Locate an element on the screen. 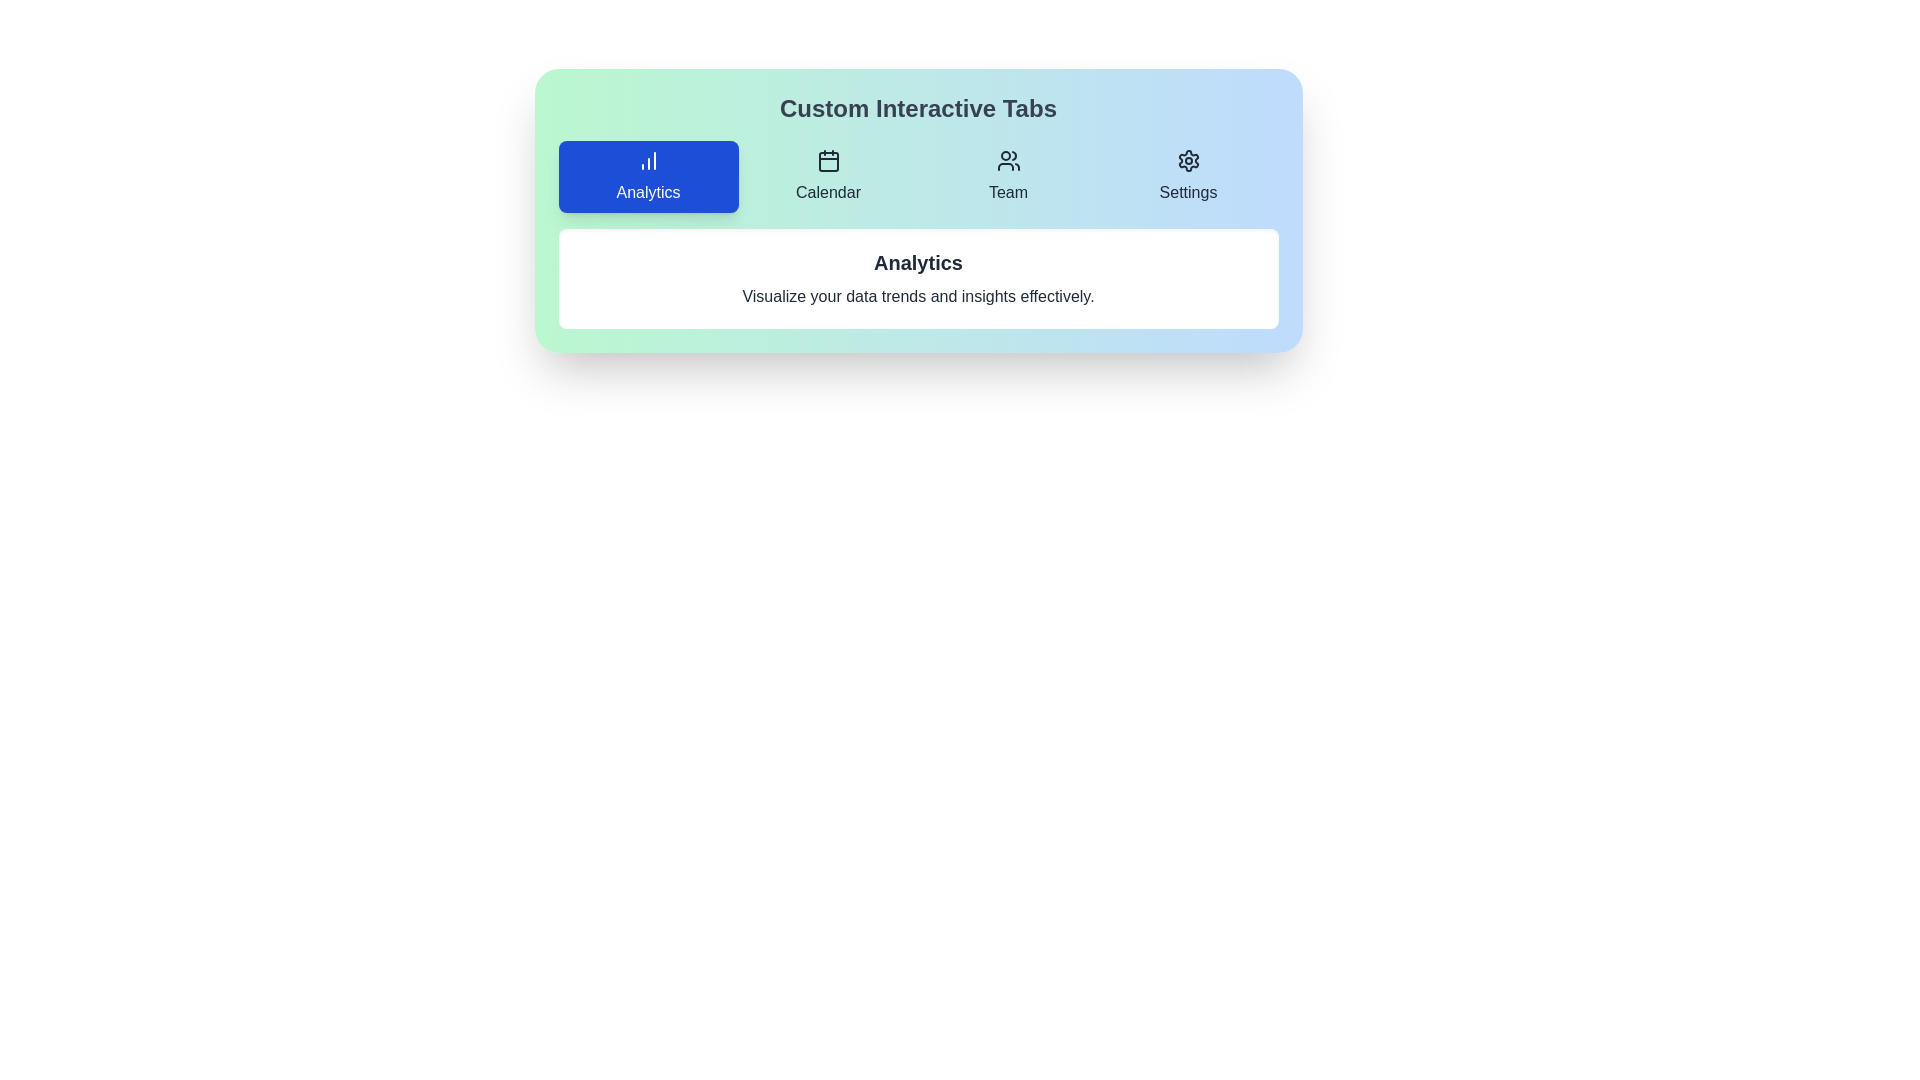 Image resolution: width=1920 pixels, height=1080 pixels. the gear icon on the far-right side of the tab menu is located at coordinates (1188, 160).